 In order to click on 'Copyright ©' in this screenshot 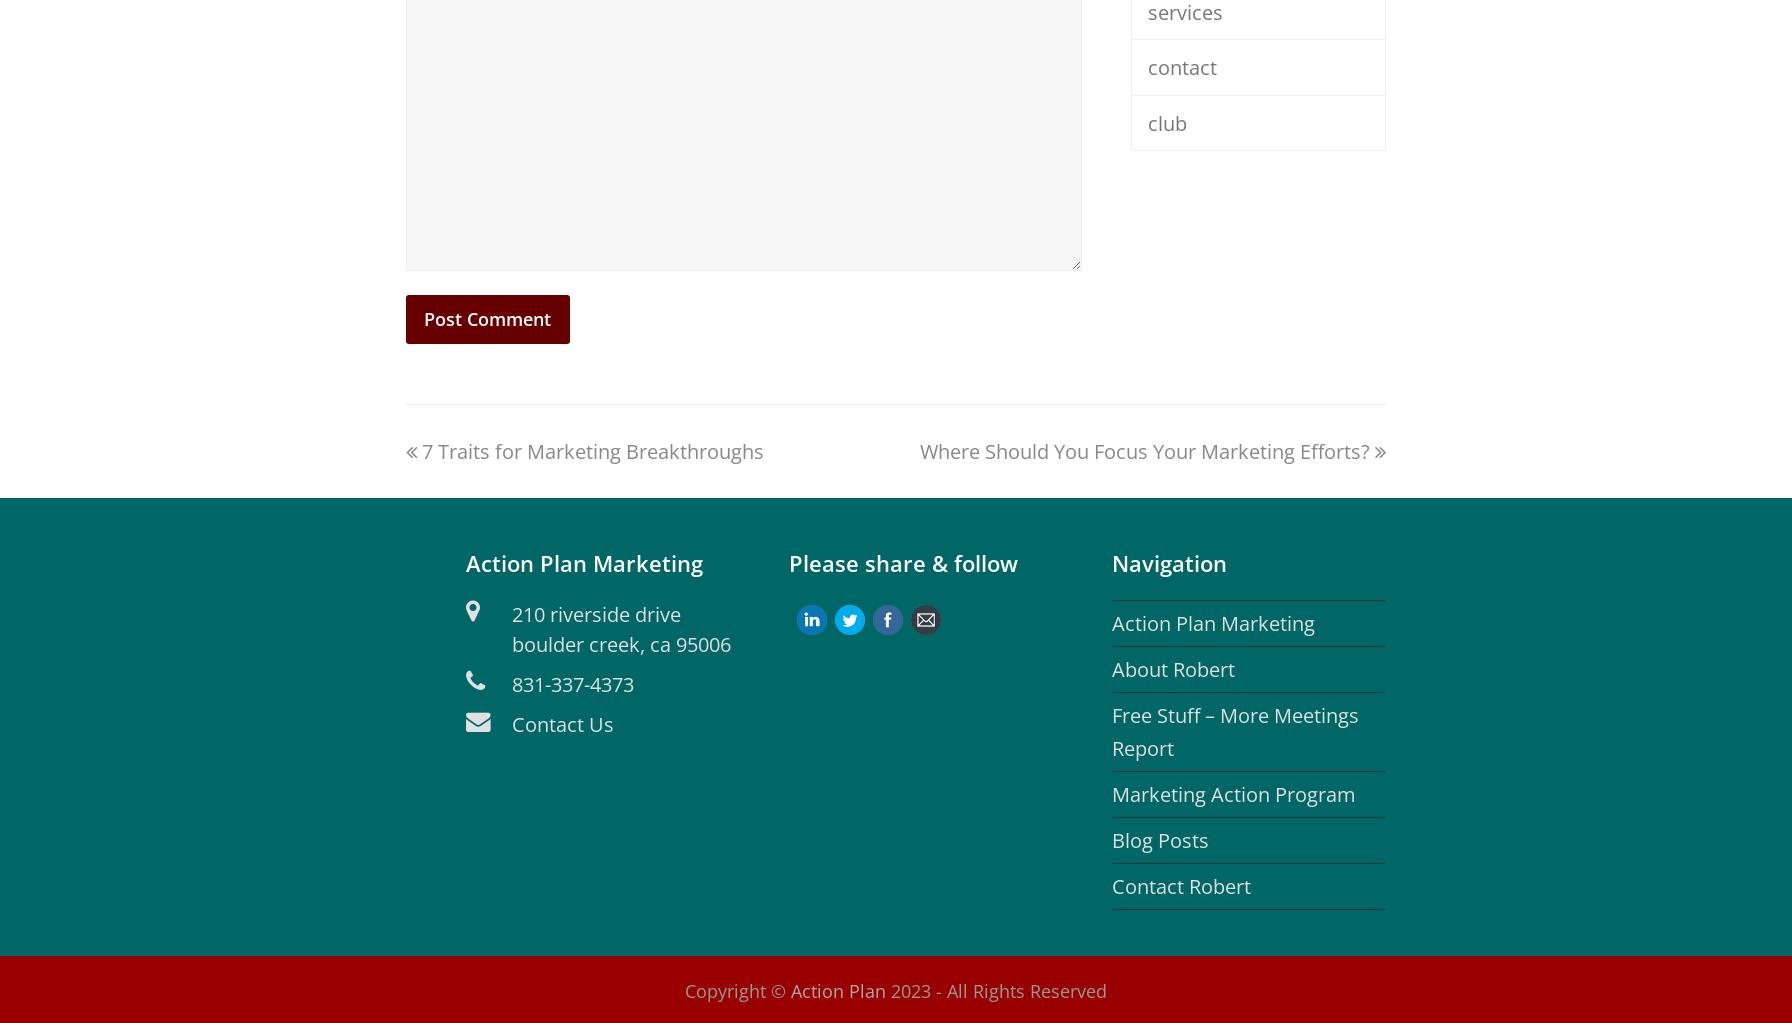, I will do `click(737, 989)`.